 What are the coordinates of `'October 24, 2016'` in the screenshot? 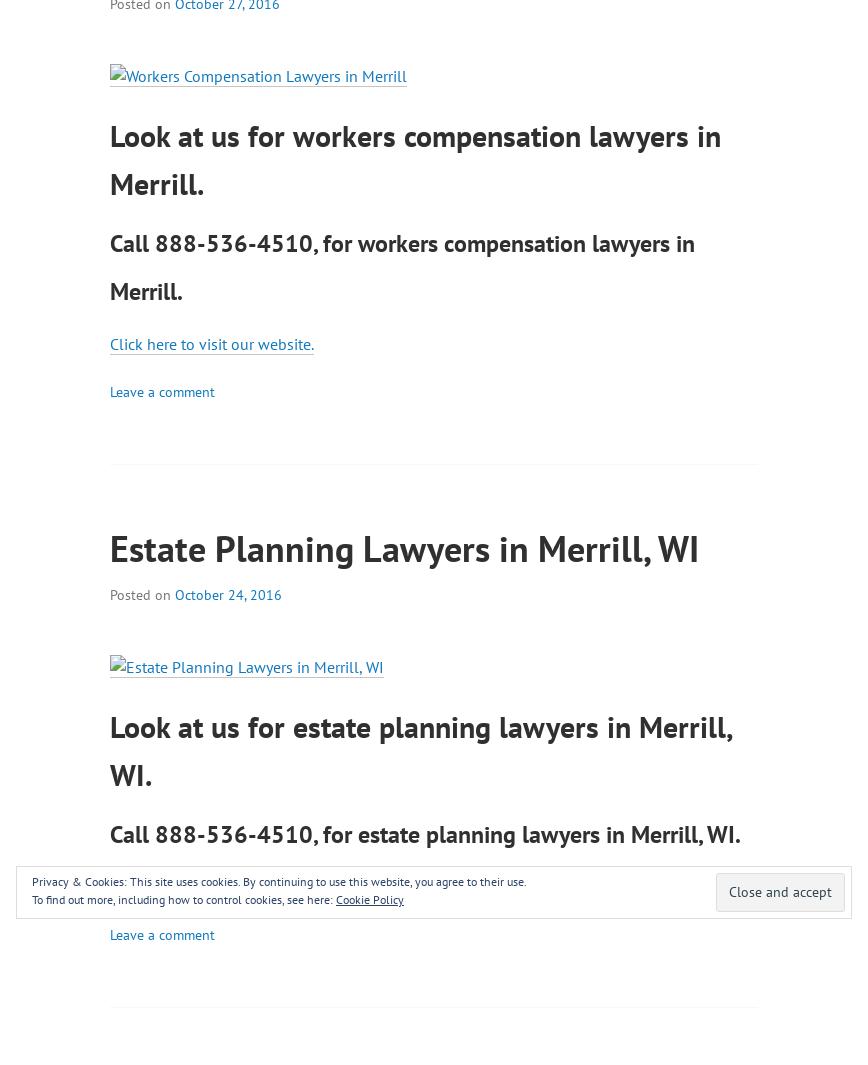 It's located at (227, 593).